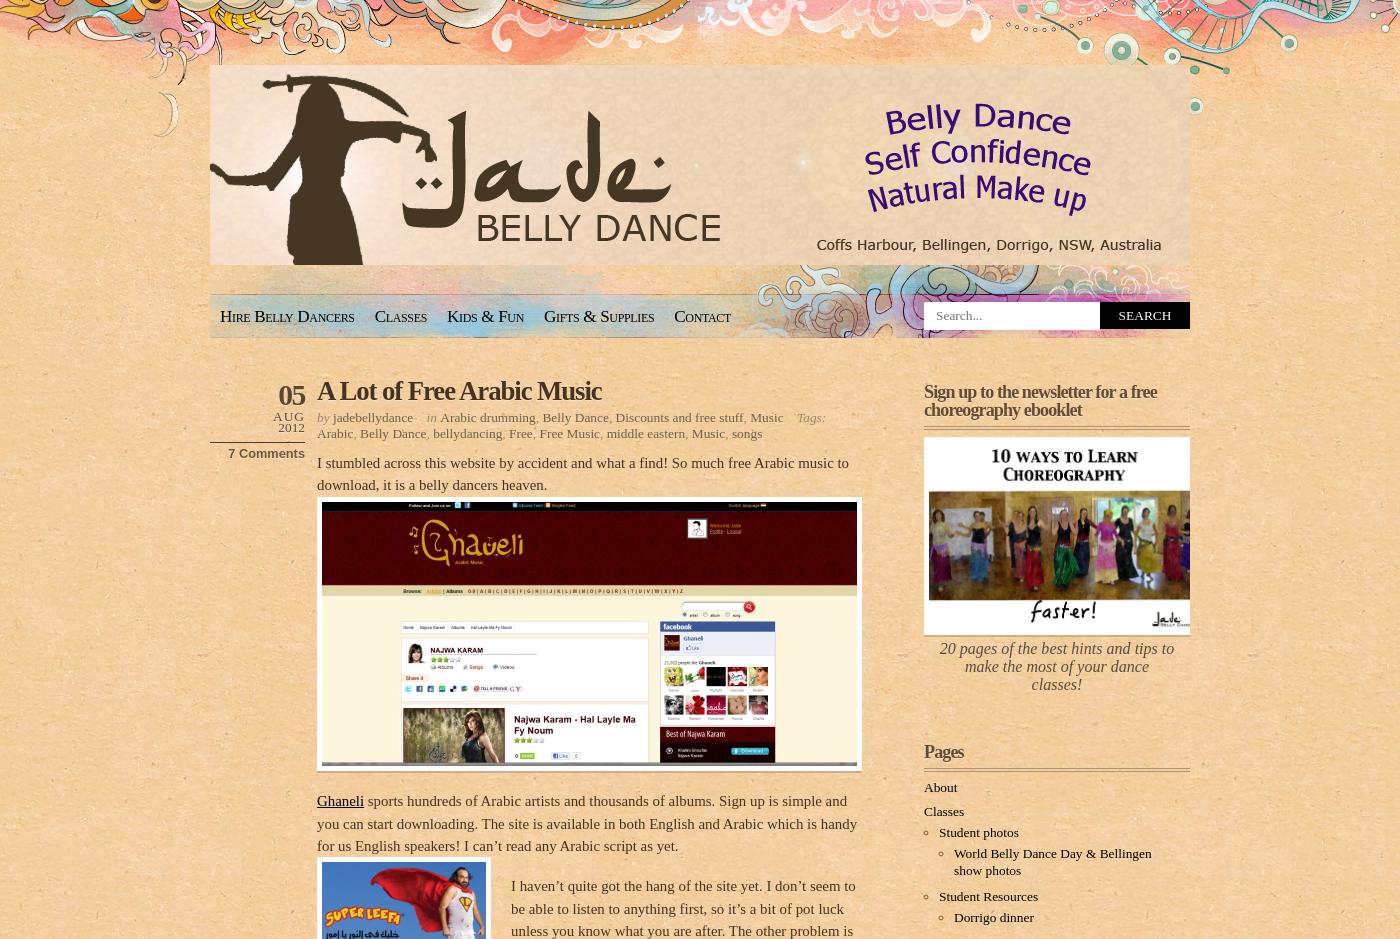 Image resolution: width=1400 pixels, height=939 pixels. What do you see at coordinates (340, 800) in the screenshot?
I see `'Ghaneli'` at bounding box center [340, 800].